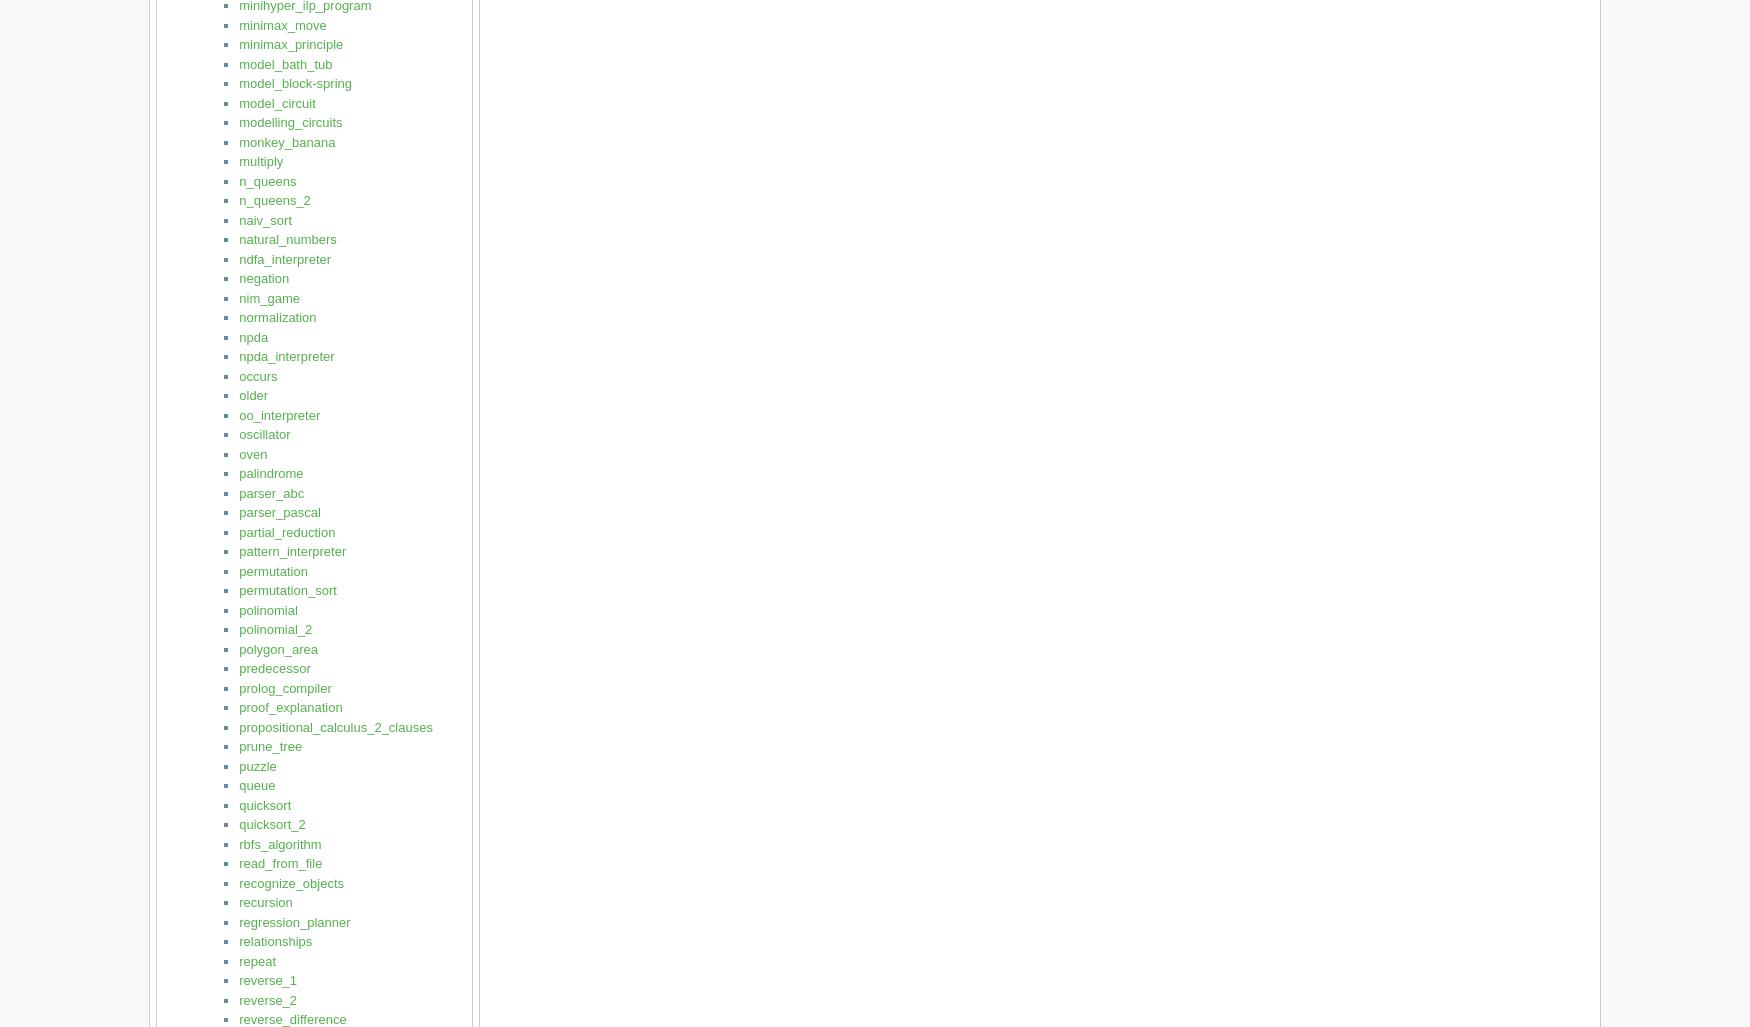 Image resolution: width=1750 pixels, height=1027 pixels. I want to click on 'read_from_file', so click(239, 862).